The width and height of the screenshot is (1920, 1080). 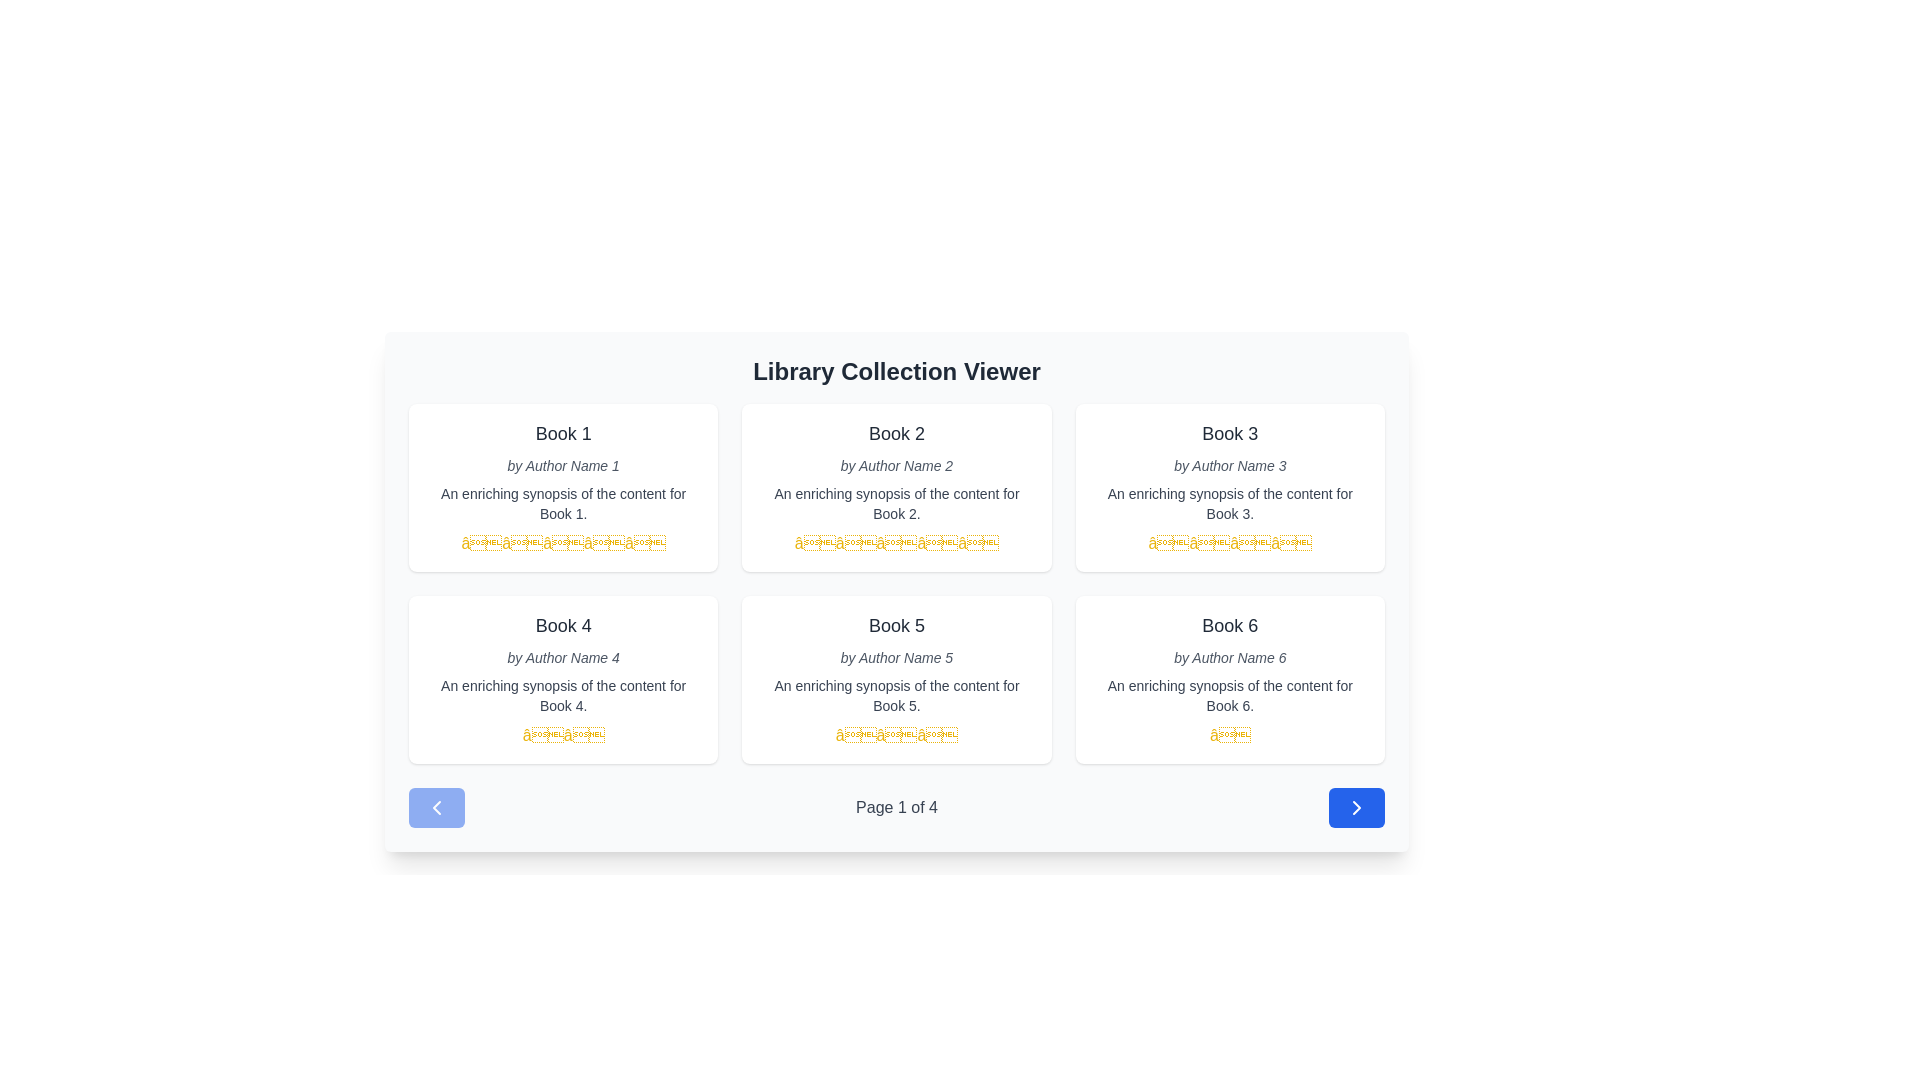 I want to click on the text label displaying 'Book 6' in dark gray, which is located in the bottom-right card of the library viewer interface, so click(x=1229, y=624).